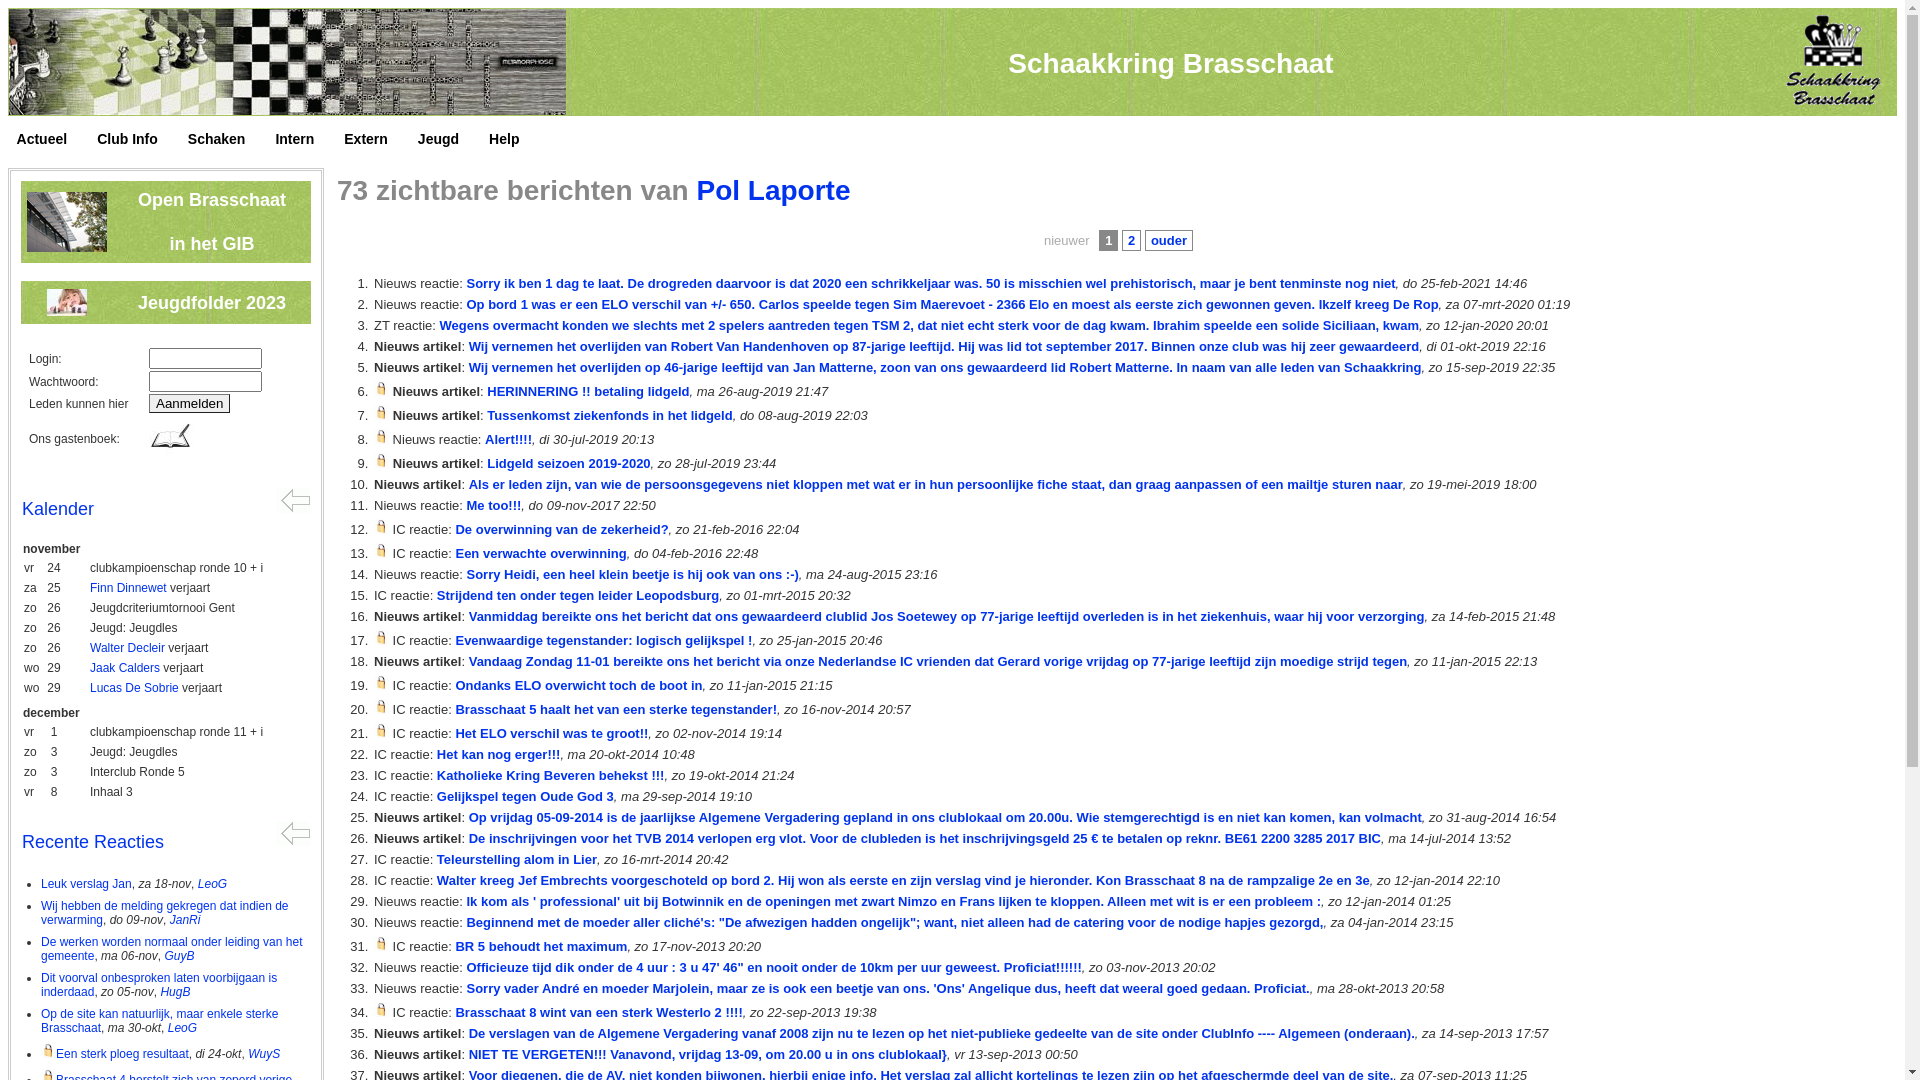 This screenshot has height=1080, width=1920. I want to click on 'Ondanks ELO overwicht toch de boot in', so click(454, 684).